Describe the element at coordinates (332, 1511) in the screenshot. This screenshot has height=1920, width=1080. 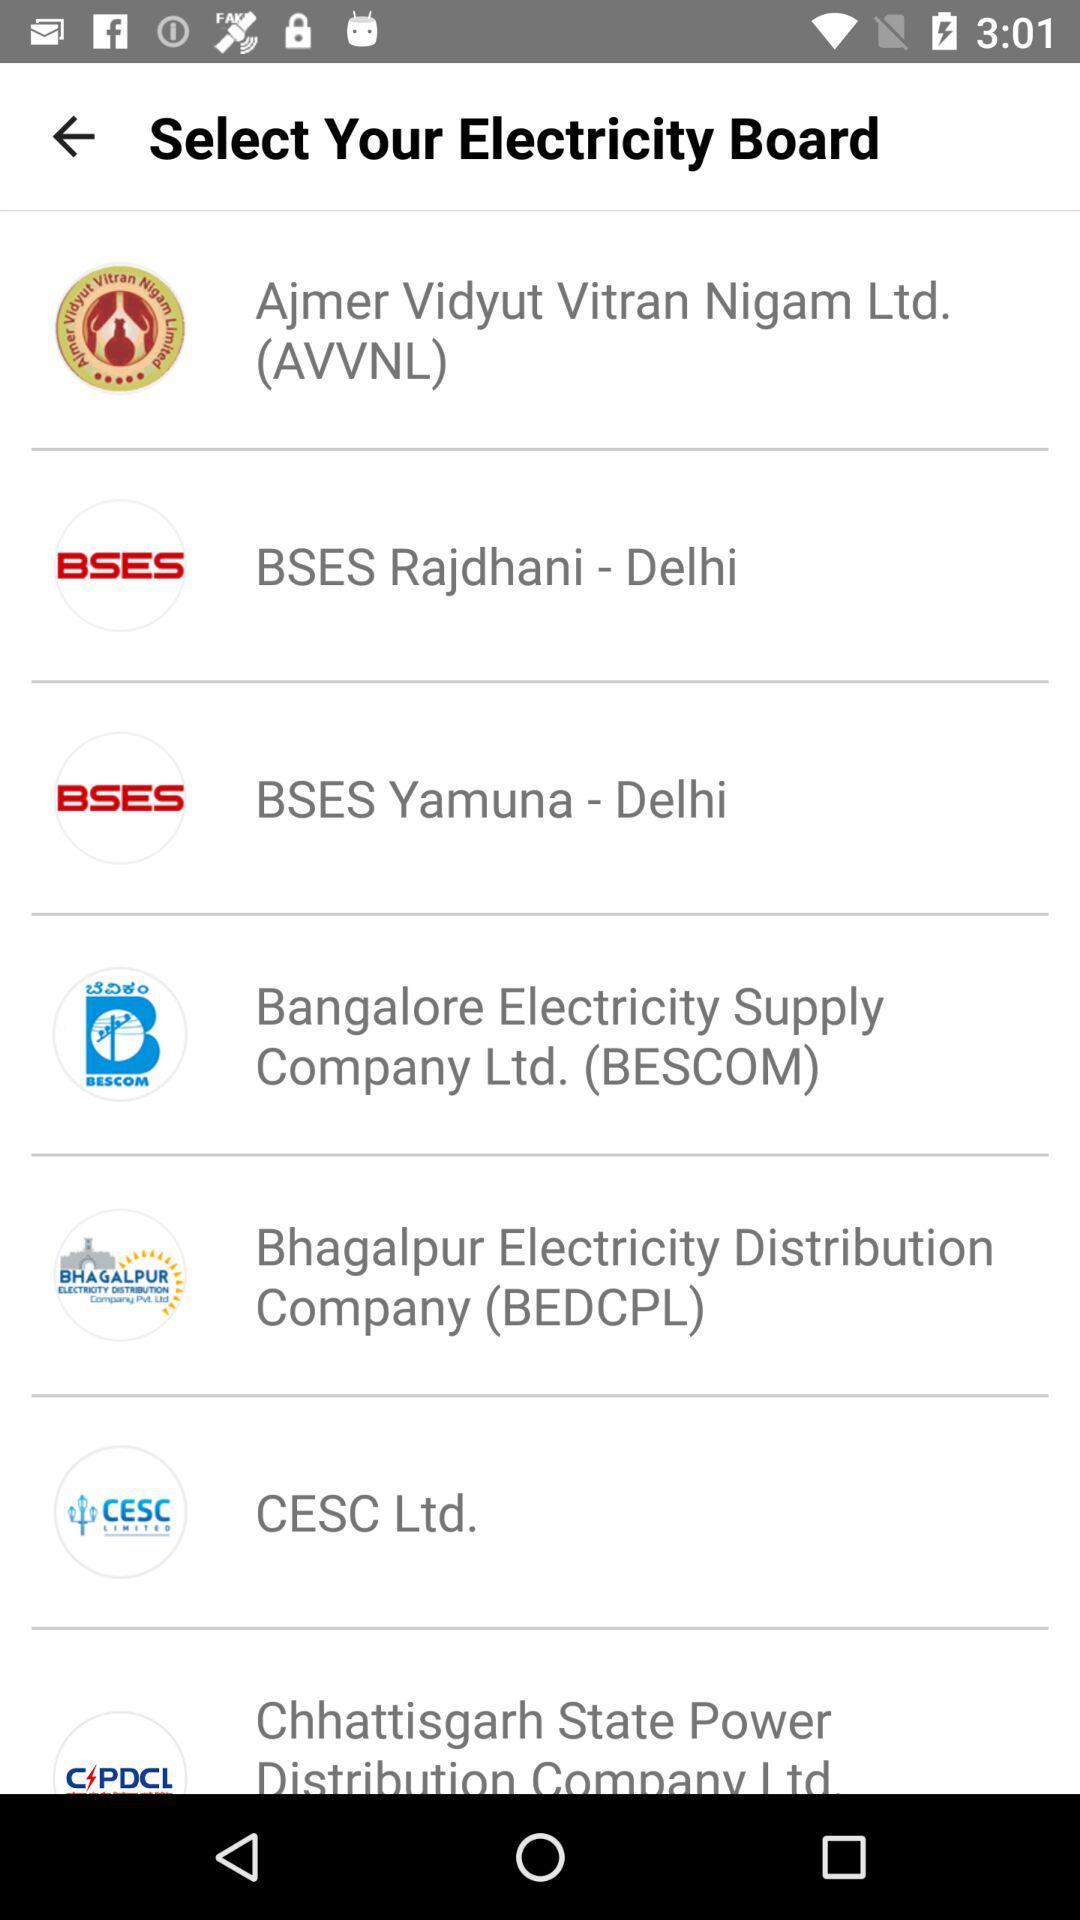
I see `the cesc ltd.` at that location.